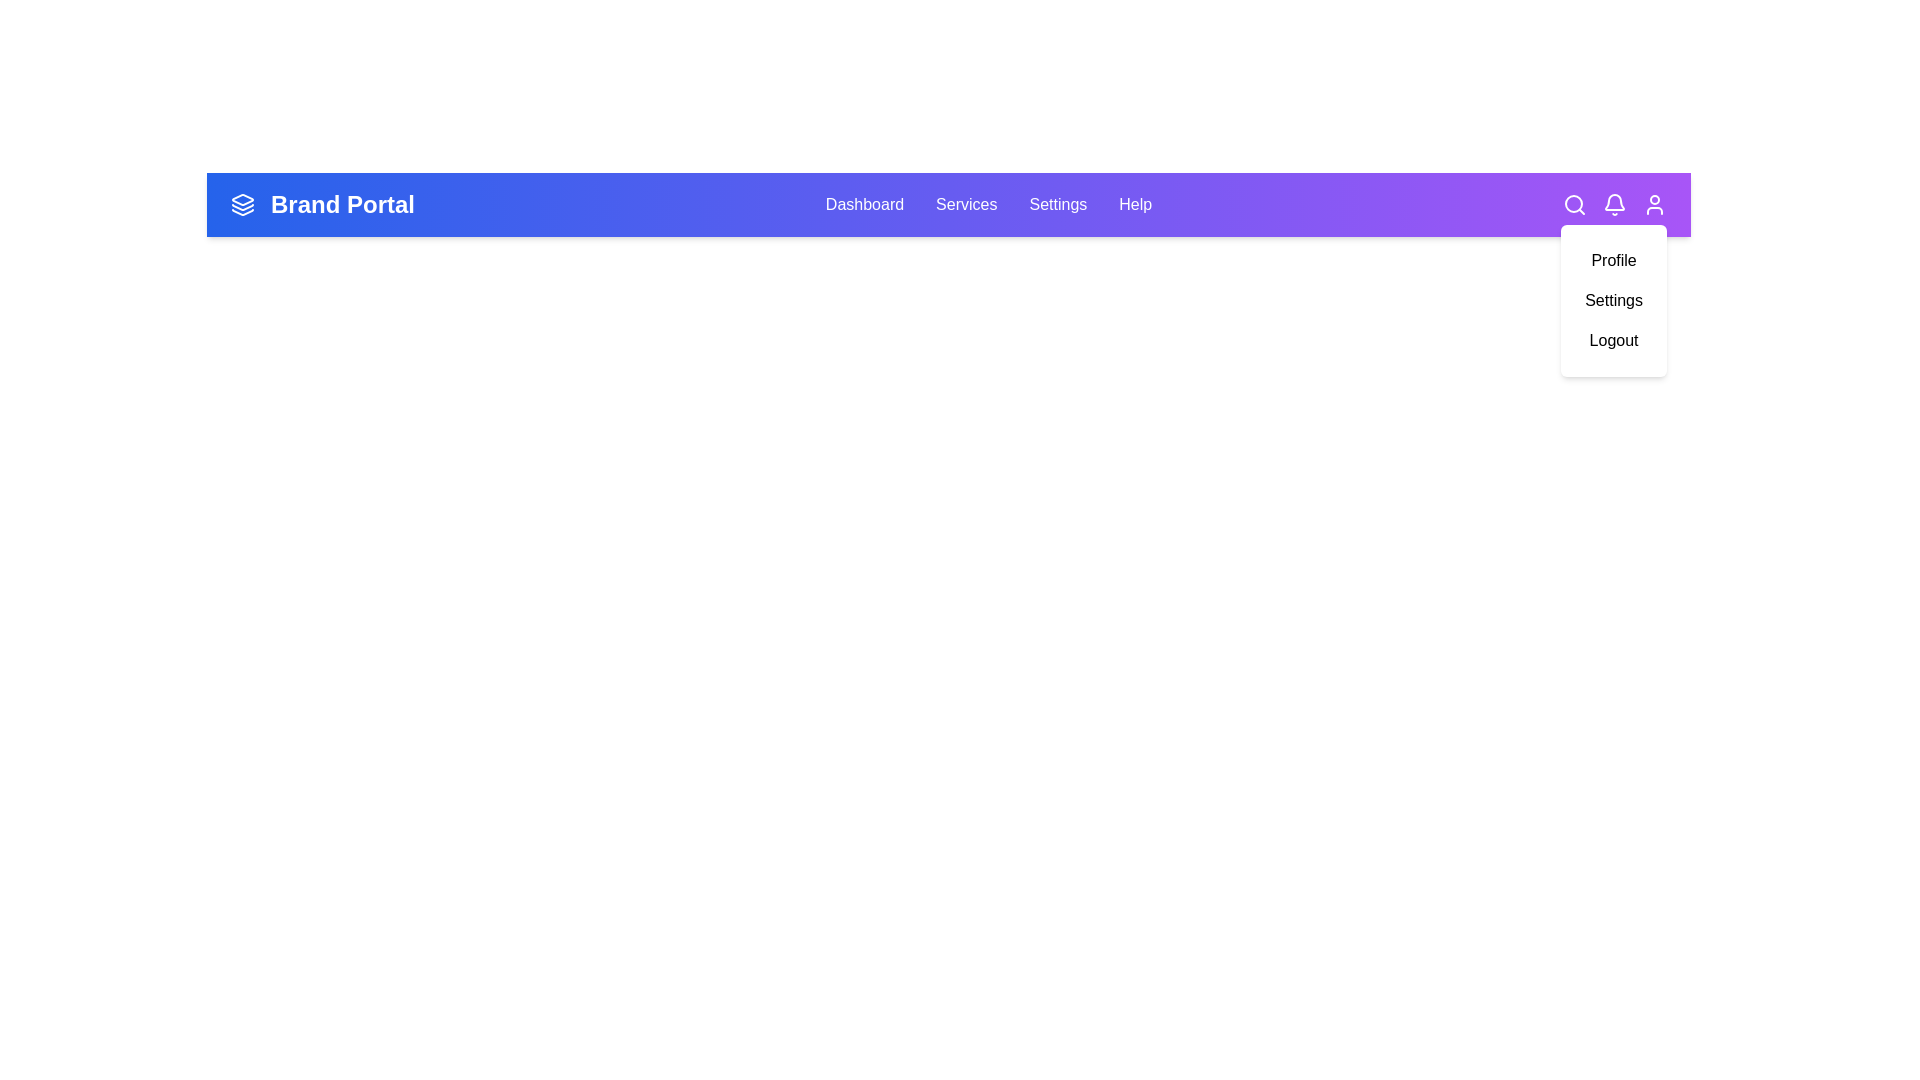  I want to click on the layered structure icon located to the left of 'Brand Portal' in the navigation bar, so click(242, 204).